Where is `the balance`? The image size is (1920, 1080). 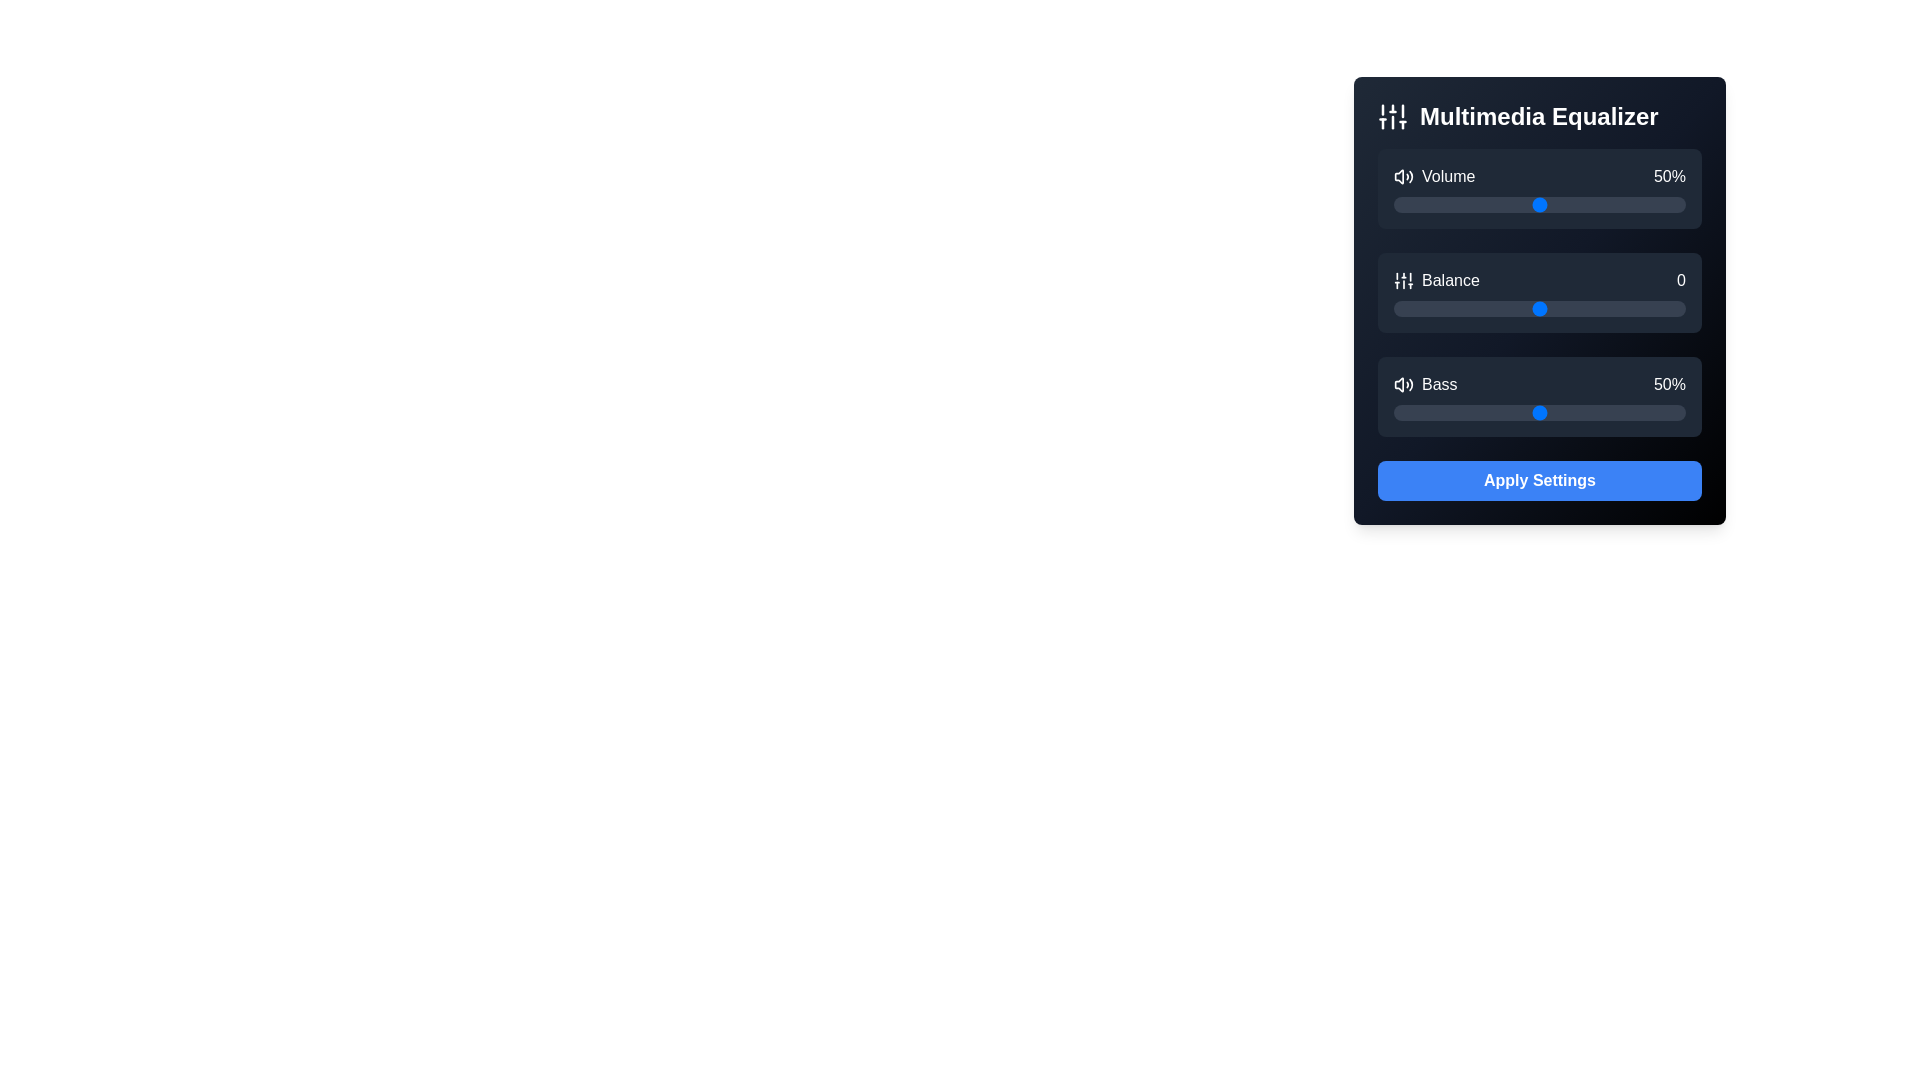 the balance is located at coordinates (1633, 308).